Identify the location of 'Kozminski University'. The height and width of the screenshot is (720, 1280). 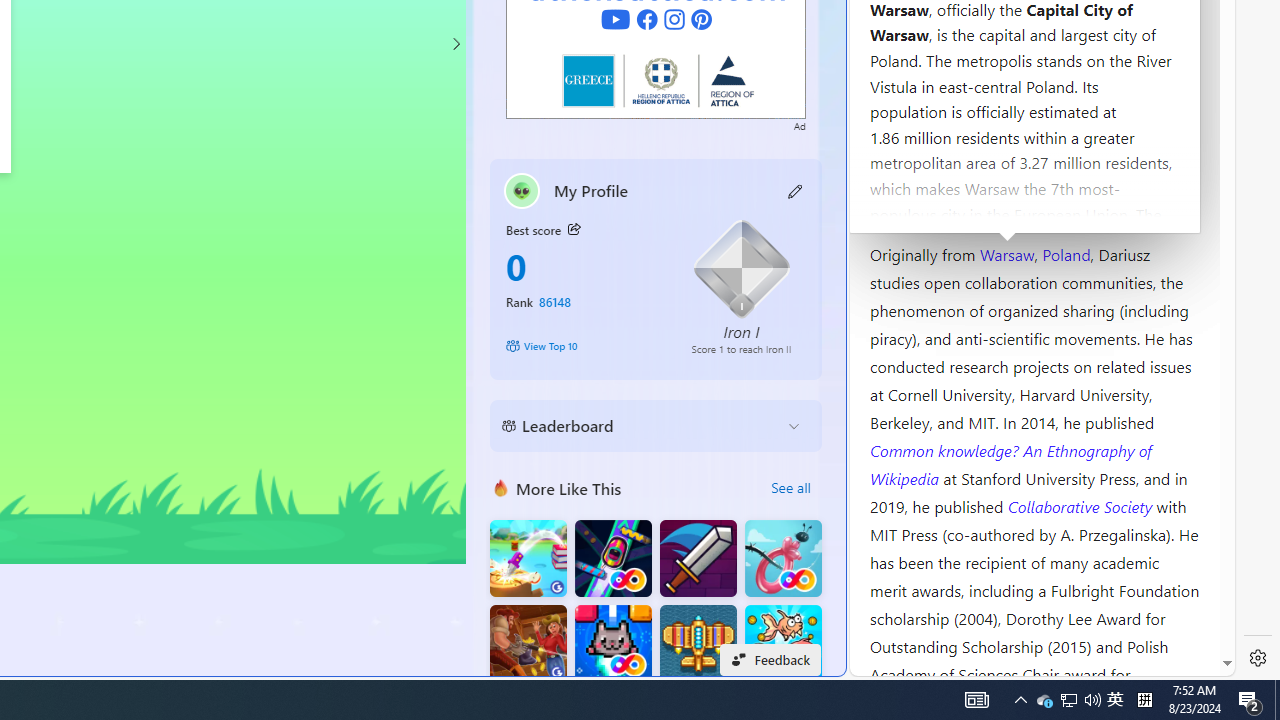
(1034, 135).